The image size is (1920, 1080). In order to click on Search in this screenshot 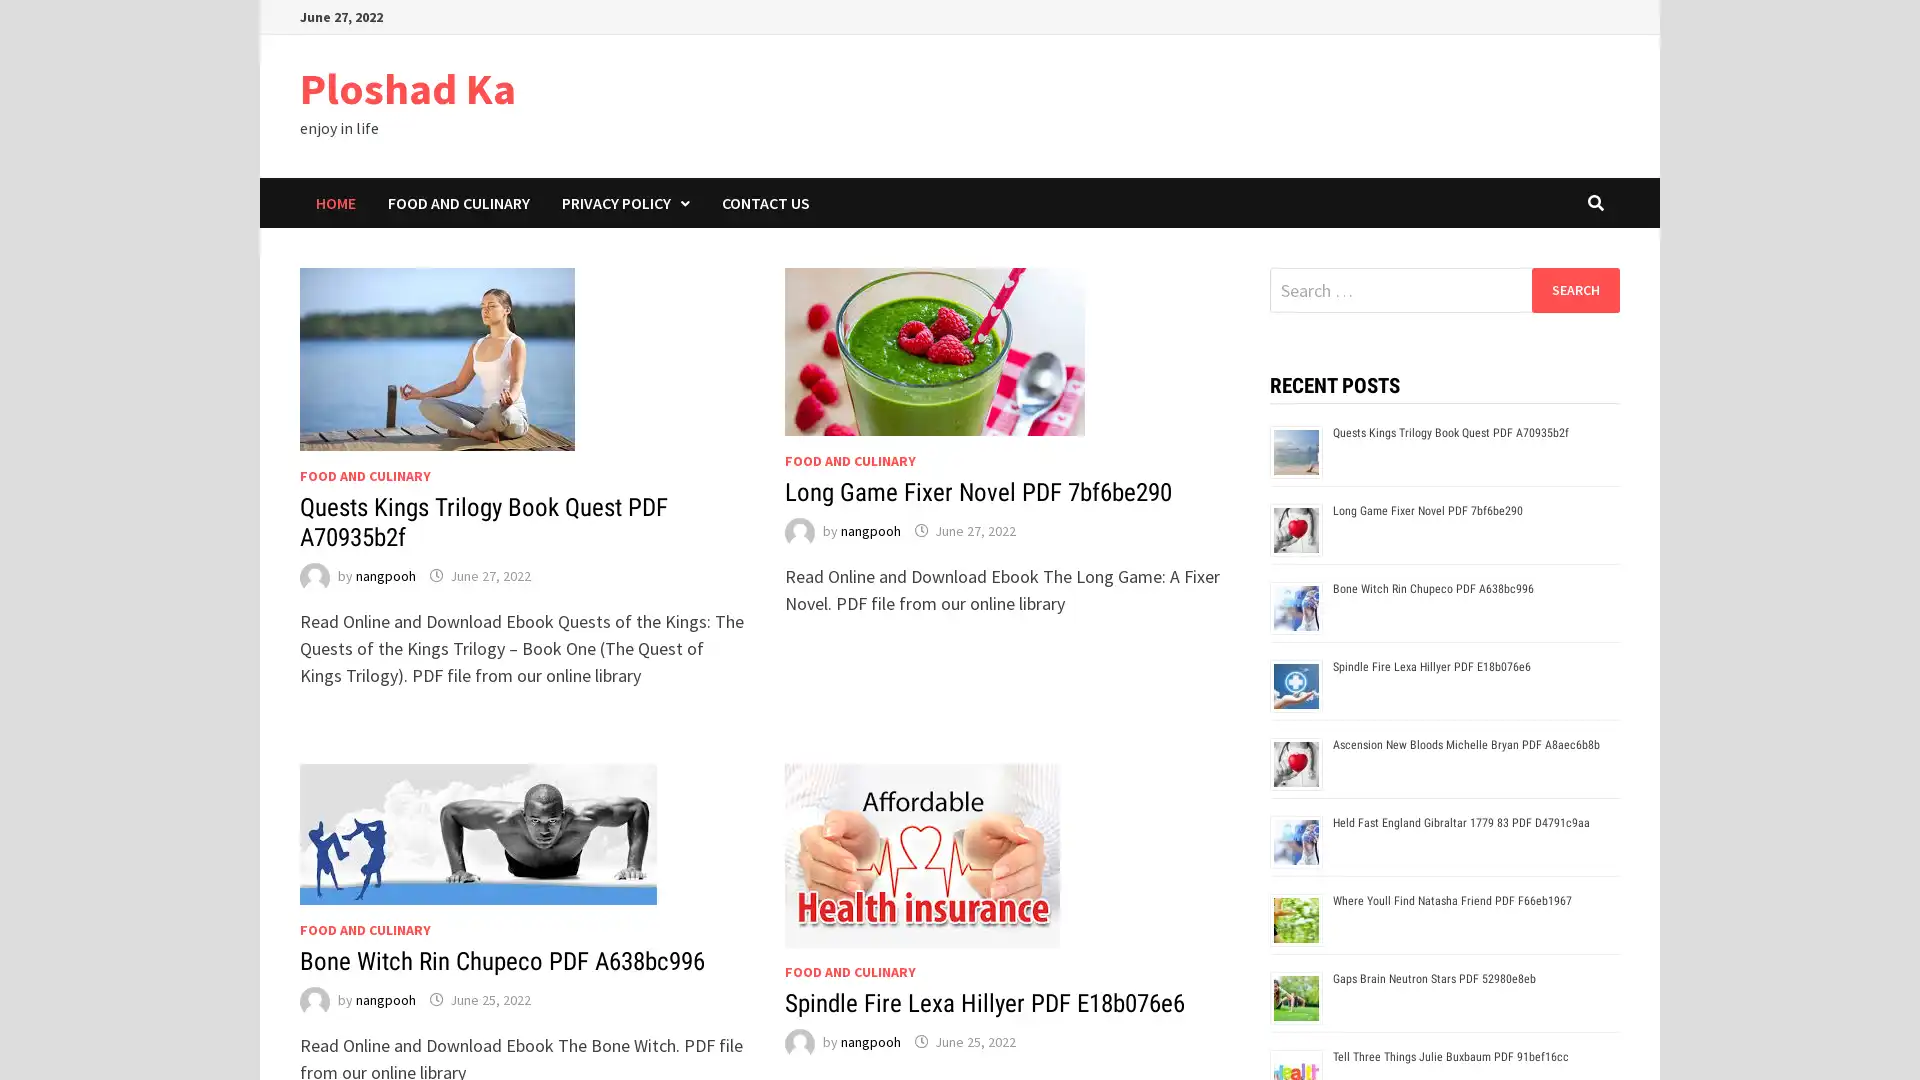, I will do `click(1574, 289)`.